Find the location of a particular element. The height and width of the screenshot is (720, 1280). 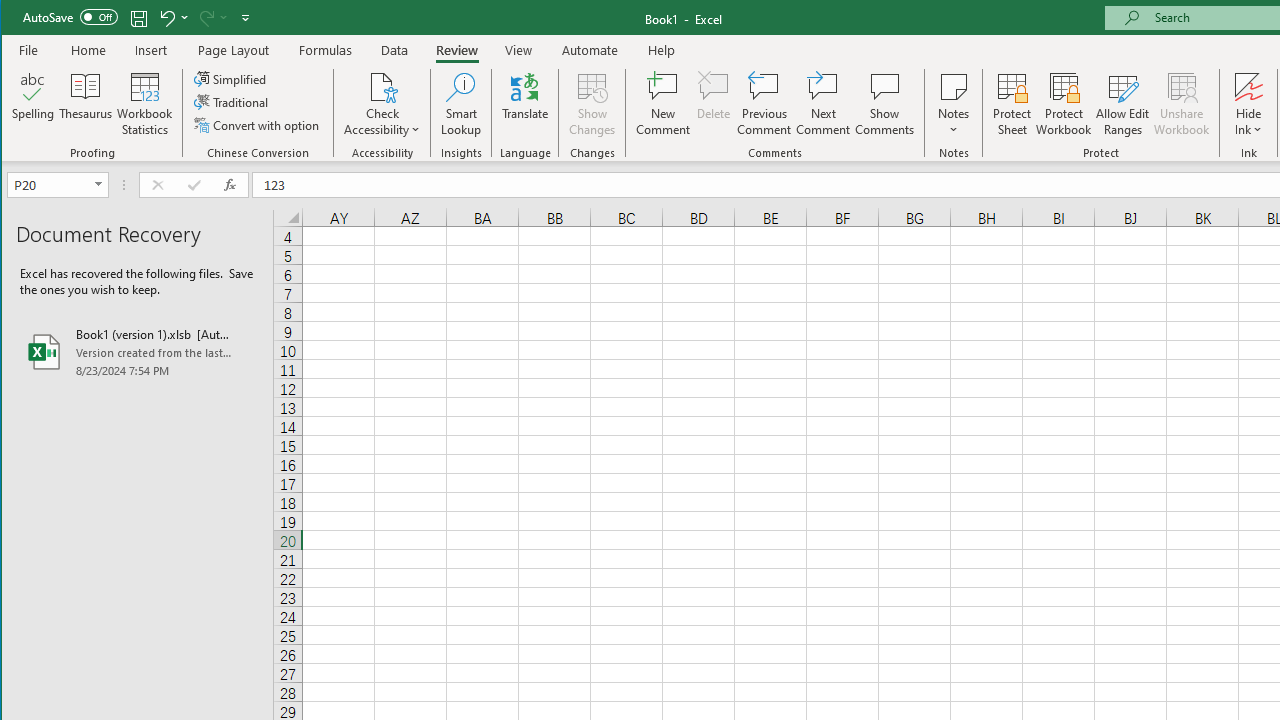

'Home' is located at coordinates (87, 49).